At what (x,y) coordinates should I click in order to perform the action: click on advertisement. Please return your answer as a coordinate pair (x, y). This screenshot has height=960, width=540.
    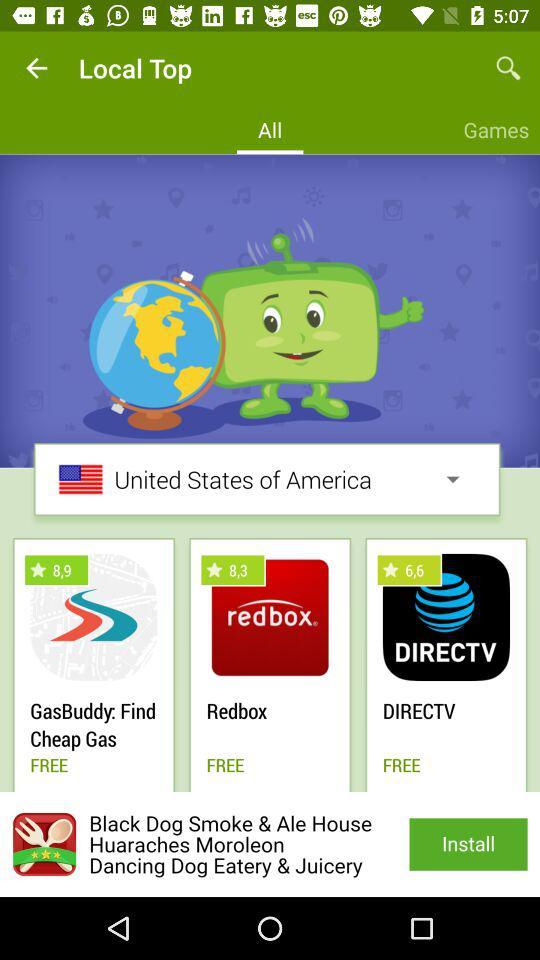
    Looking at the image, I should click on (270, 843).